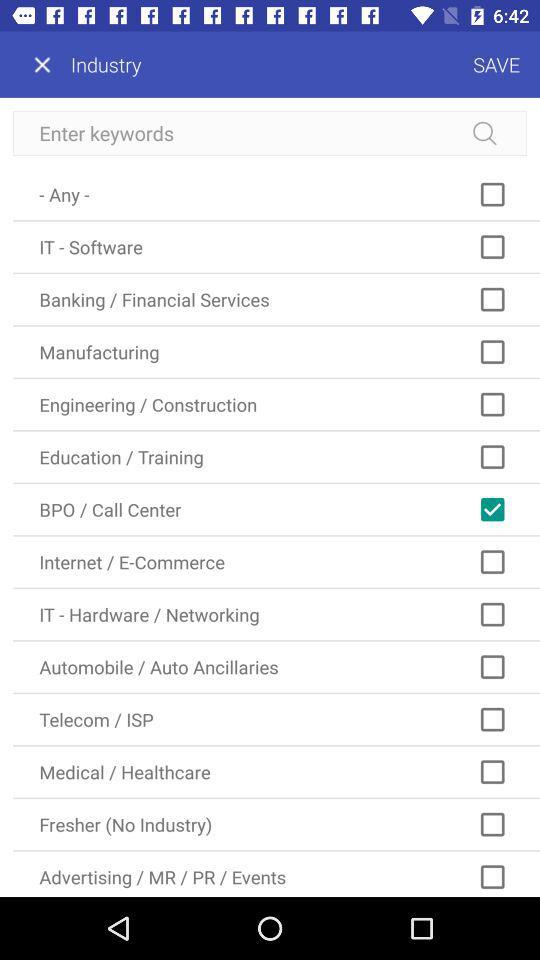 The width and height of the screenshot is (540, 960). What do you see at coordinates (270, 132) in the screenshot?
I see `search keyword` at bounding box center [270, 132].